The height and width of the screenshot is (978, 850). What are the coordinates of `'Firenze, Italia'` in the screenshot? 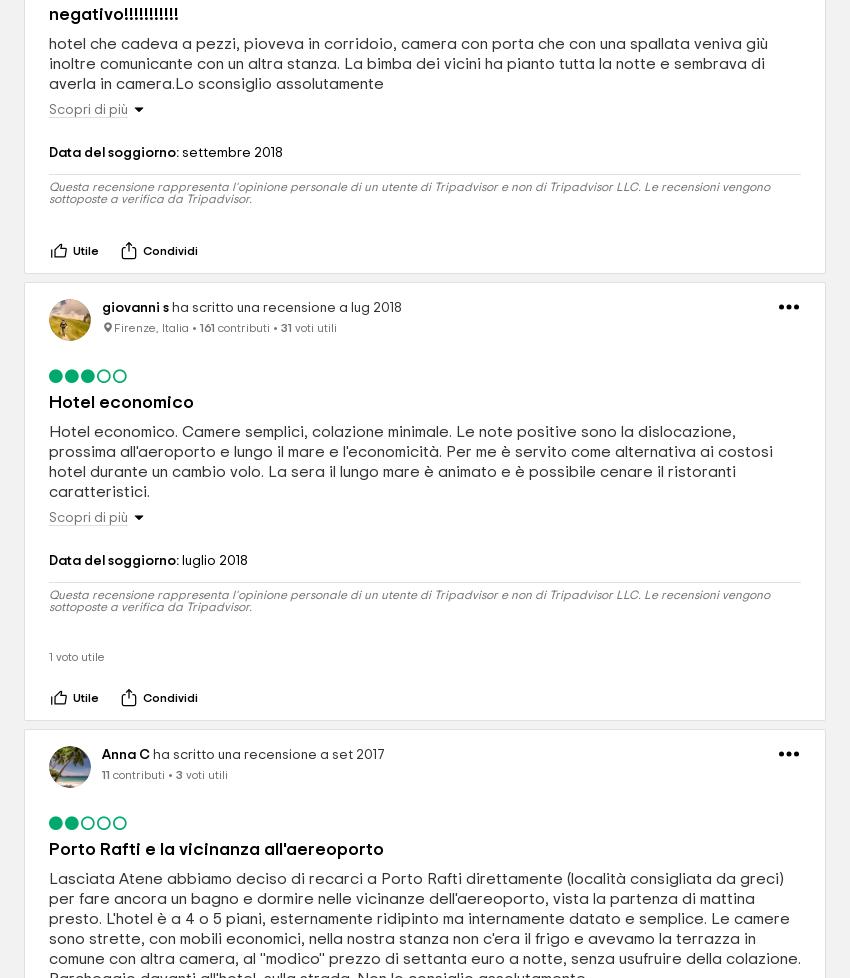 It's located at (151, 327).